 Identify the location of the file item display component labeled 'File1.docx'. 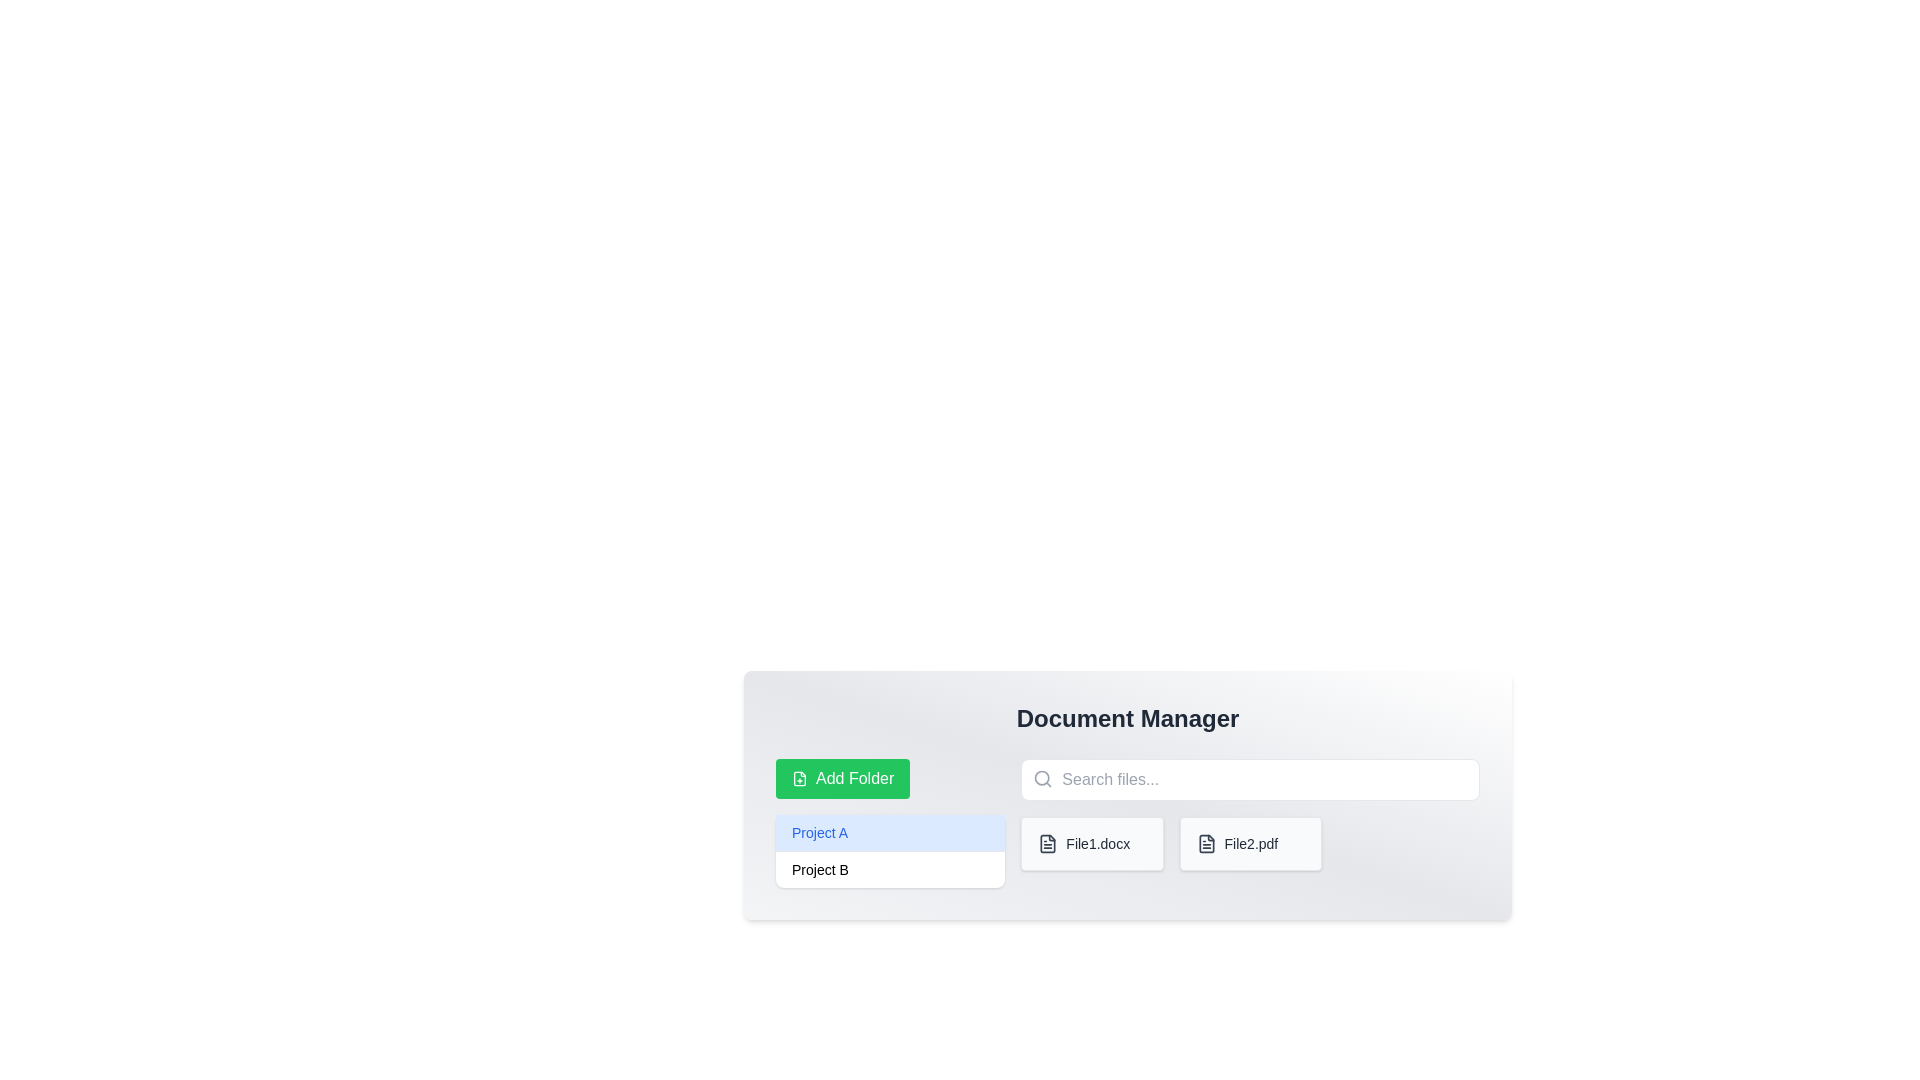
(1128, 822).